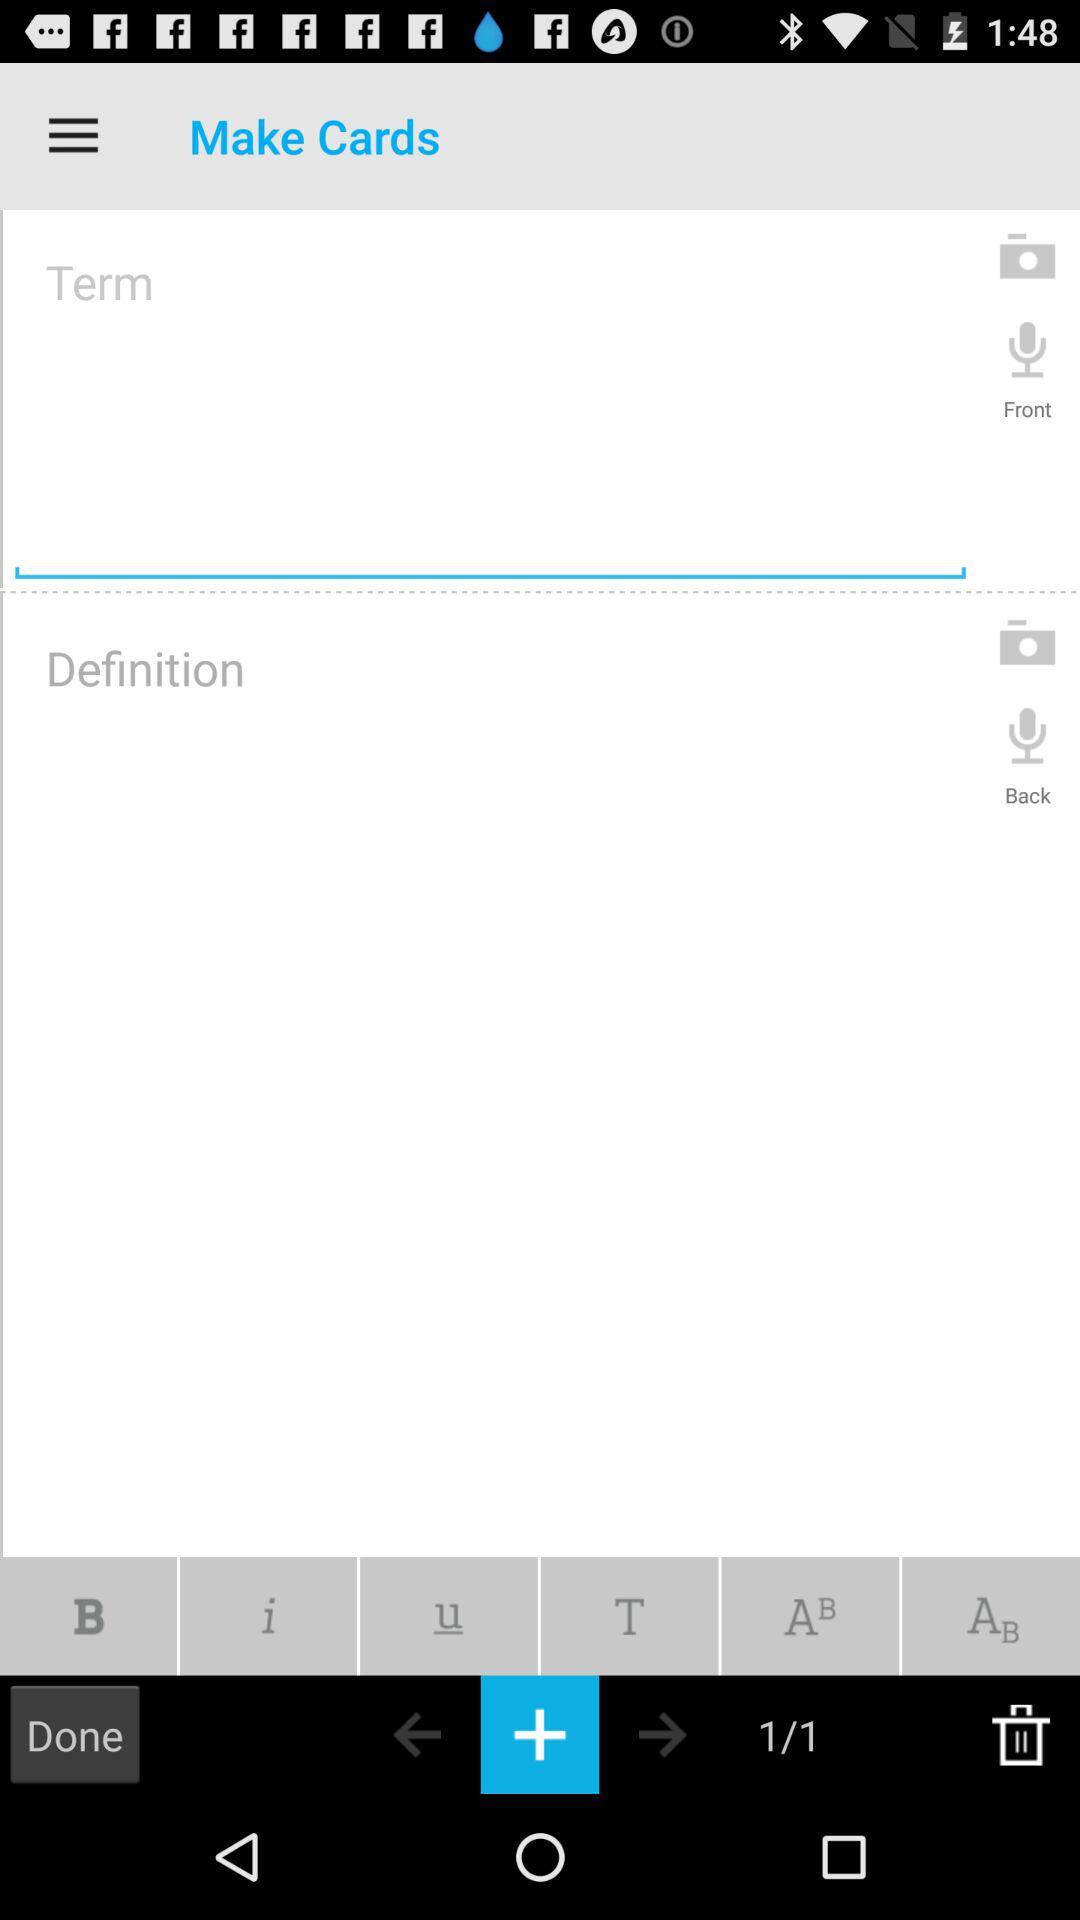 The image size is (1080, 1920). I want to click on microphone, so click(1027, 348).